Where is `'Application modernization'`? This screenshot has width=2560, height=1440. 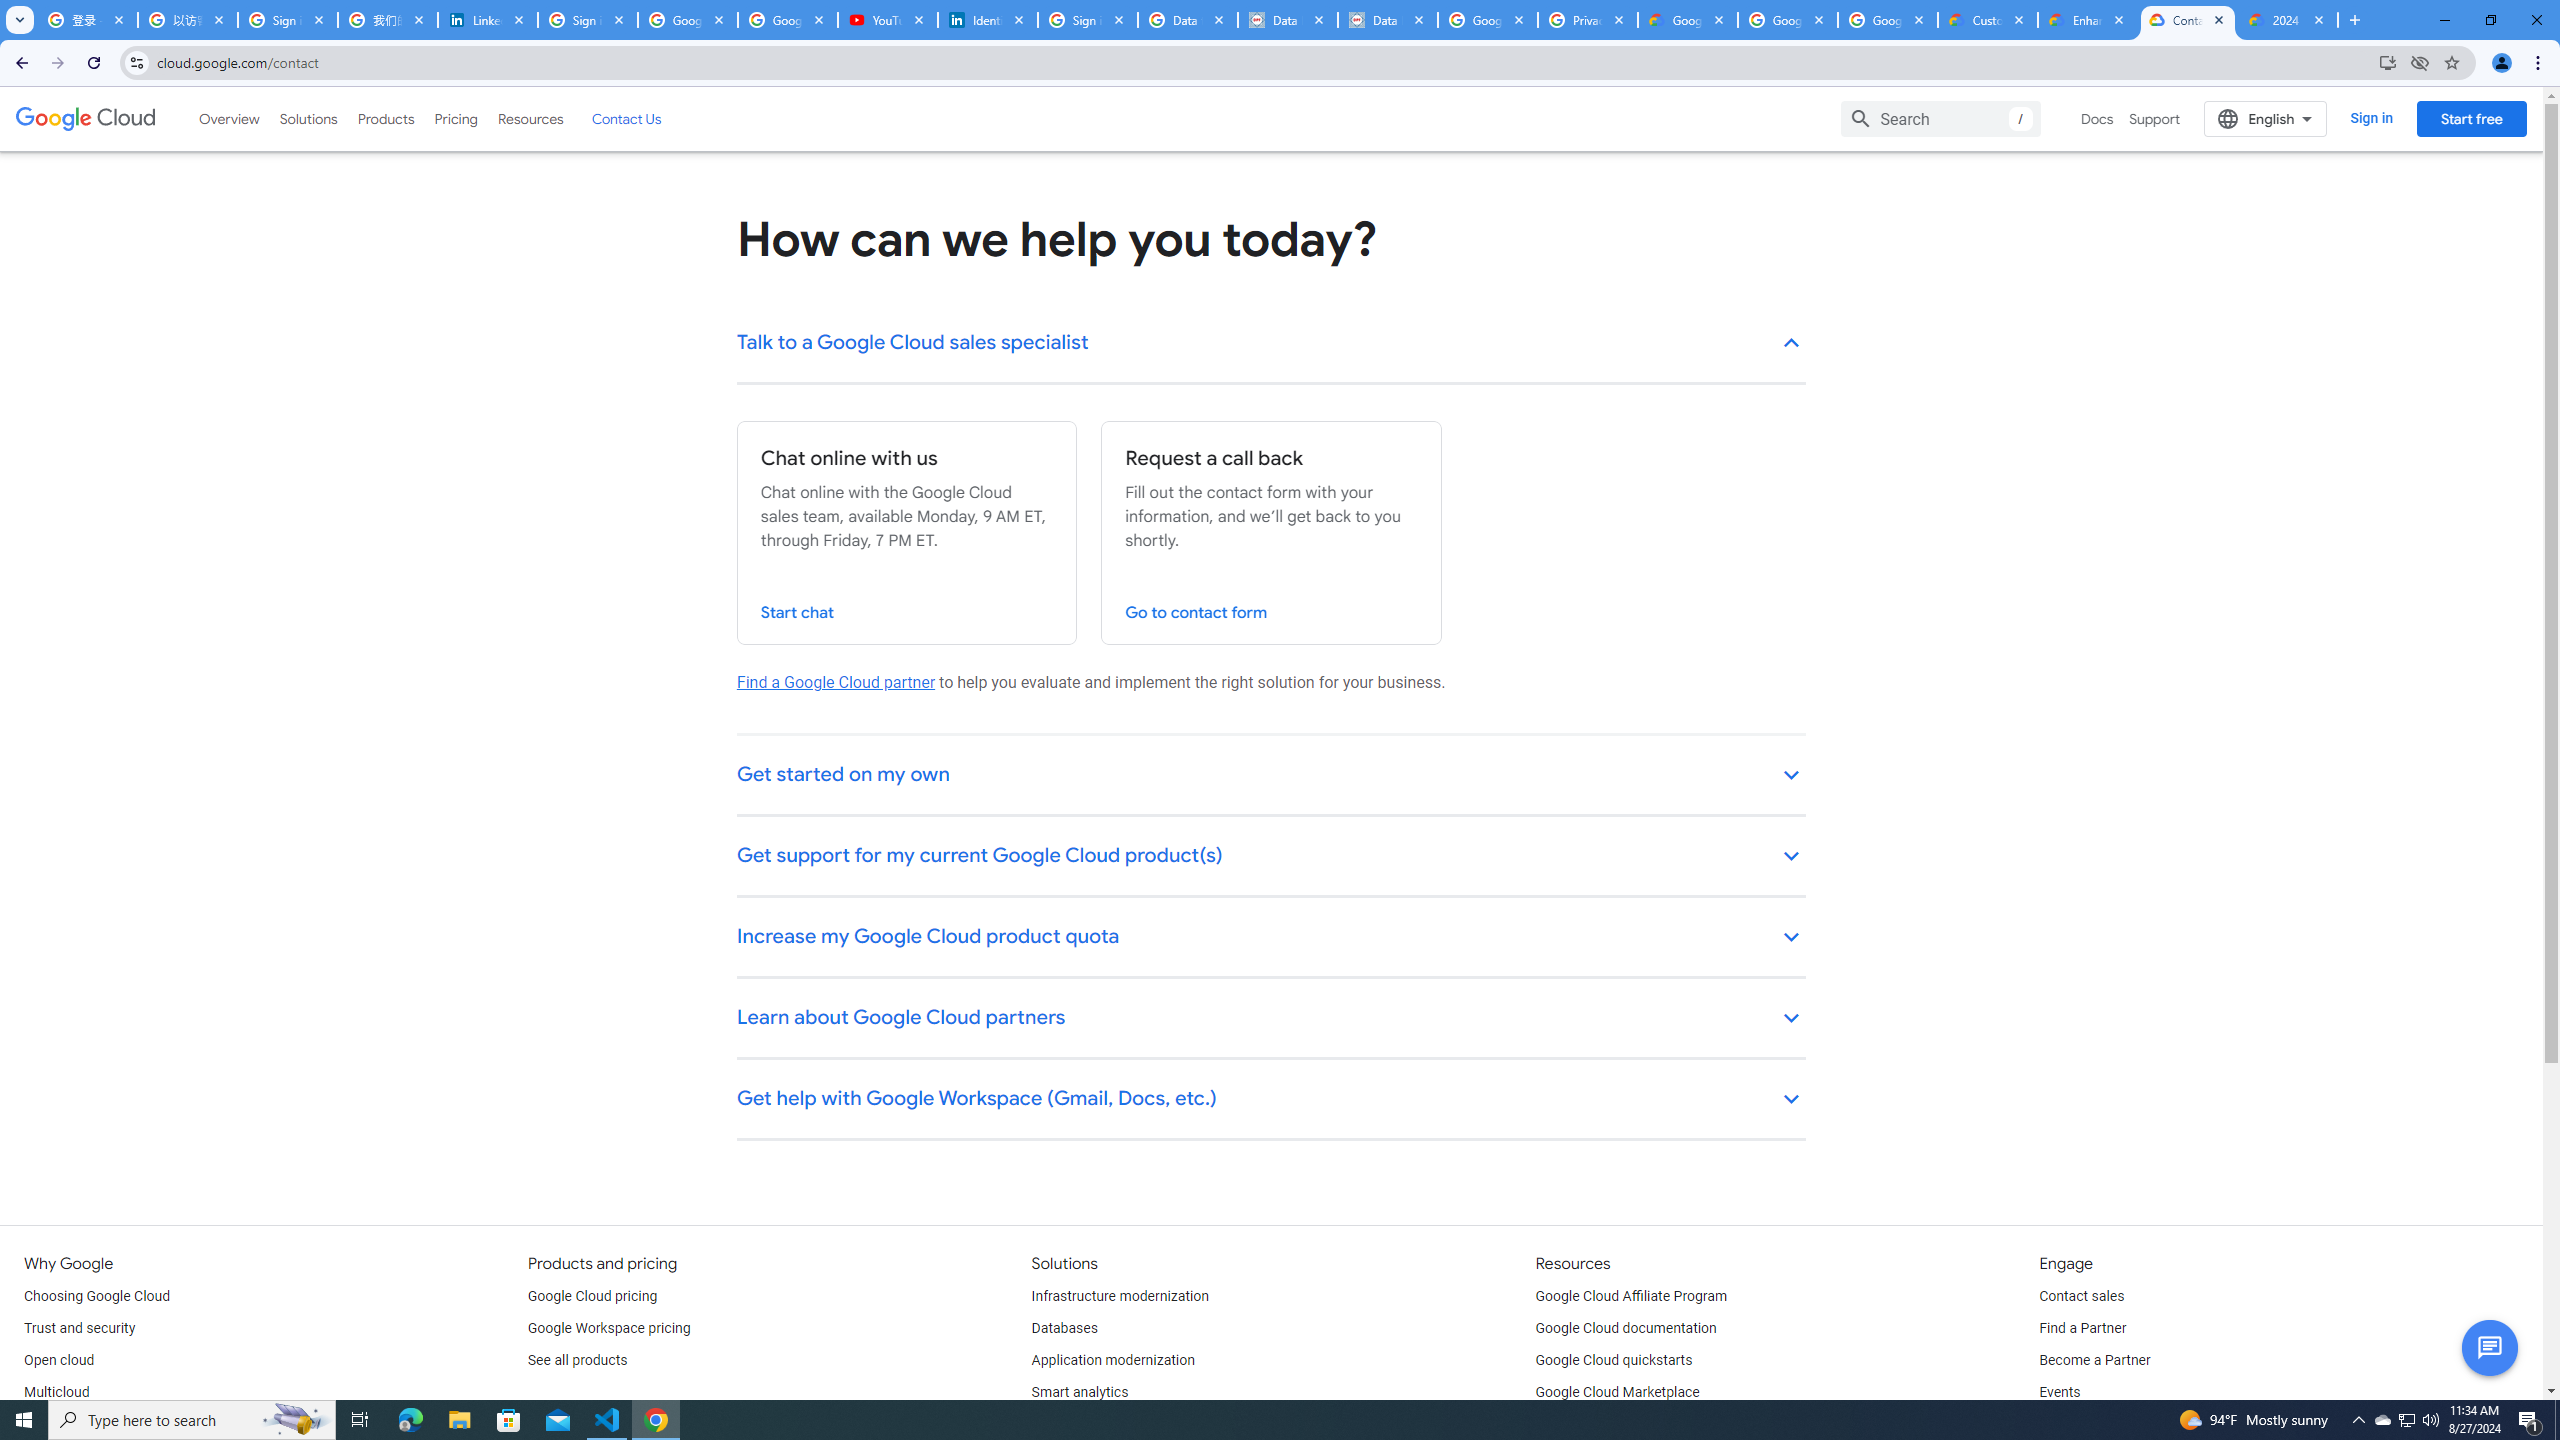
'Application modernization' is located at coordinates (1112, 1359).